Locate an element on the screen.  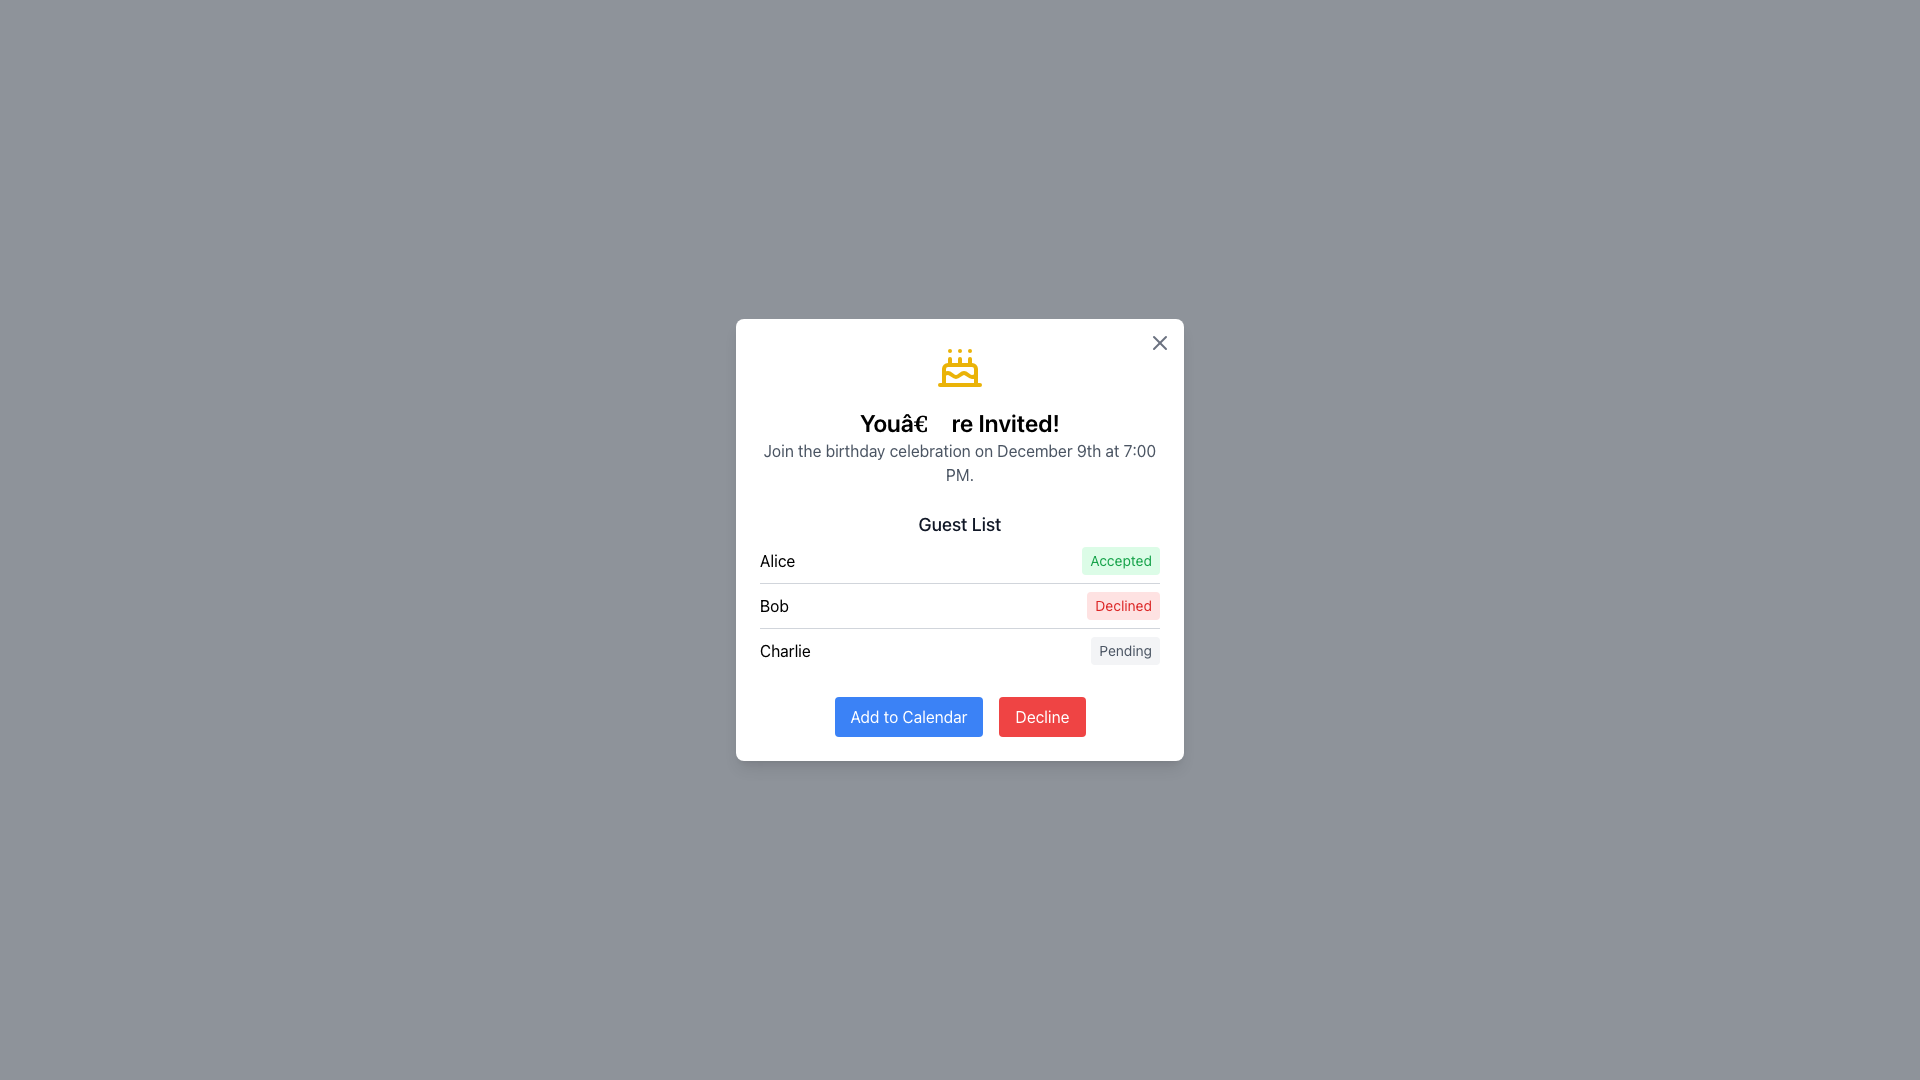
status label of the guest named Charlie, which is the third row in the 'Guest List' section indicating their RSVP status as pending is located at coordinates (960, 650).